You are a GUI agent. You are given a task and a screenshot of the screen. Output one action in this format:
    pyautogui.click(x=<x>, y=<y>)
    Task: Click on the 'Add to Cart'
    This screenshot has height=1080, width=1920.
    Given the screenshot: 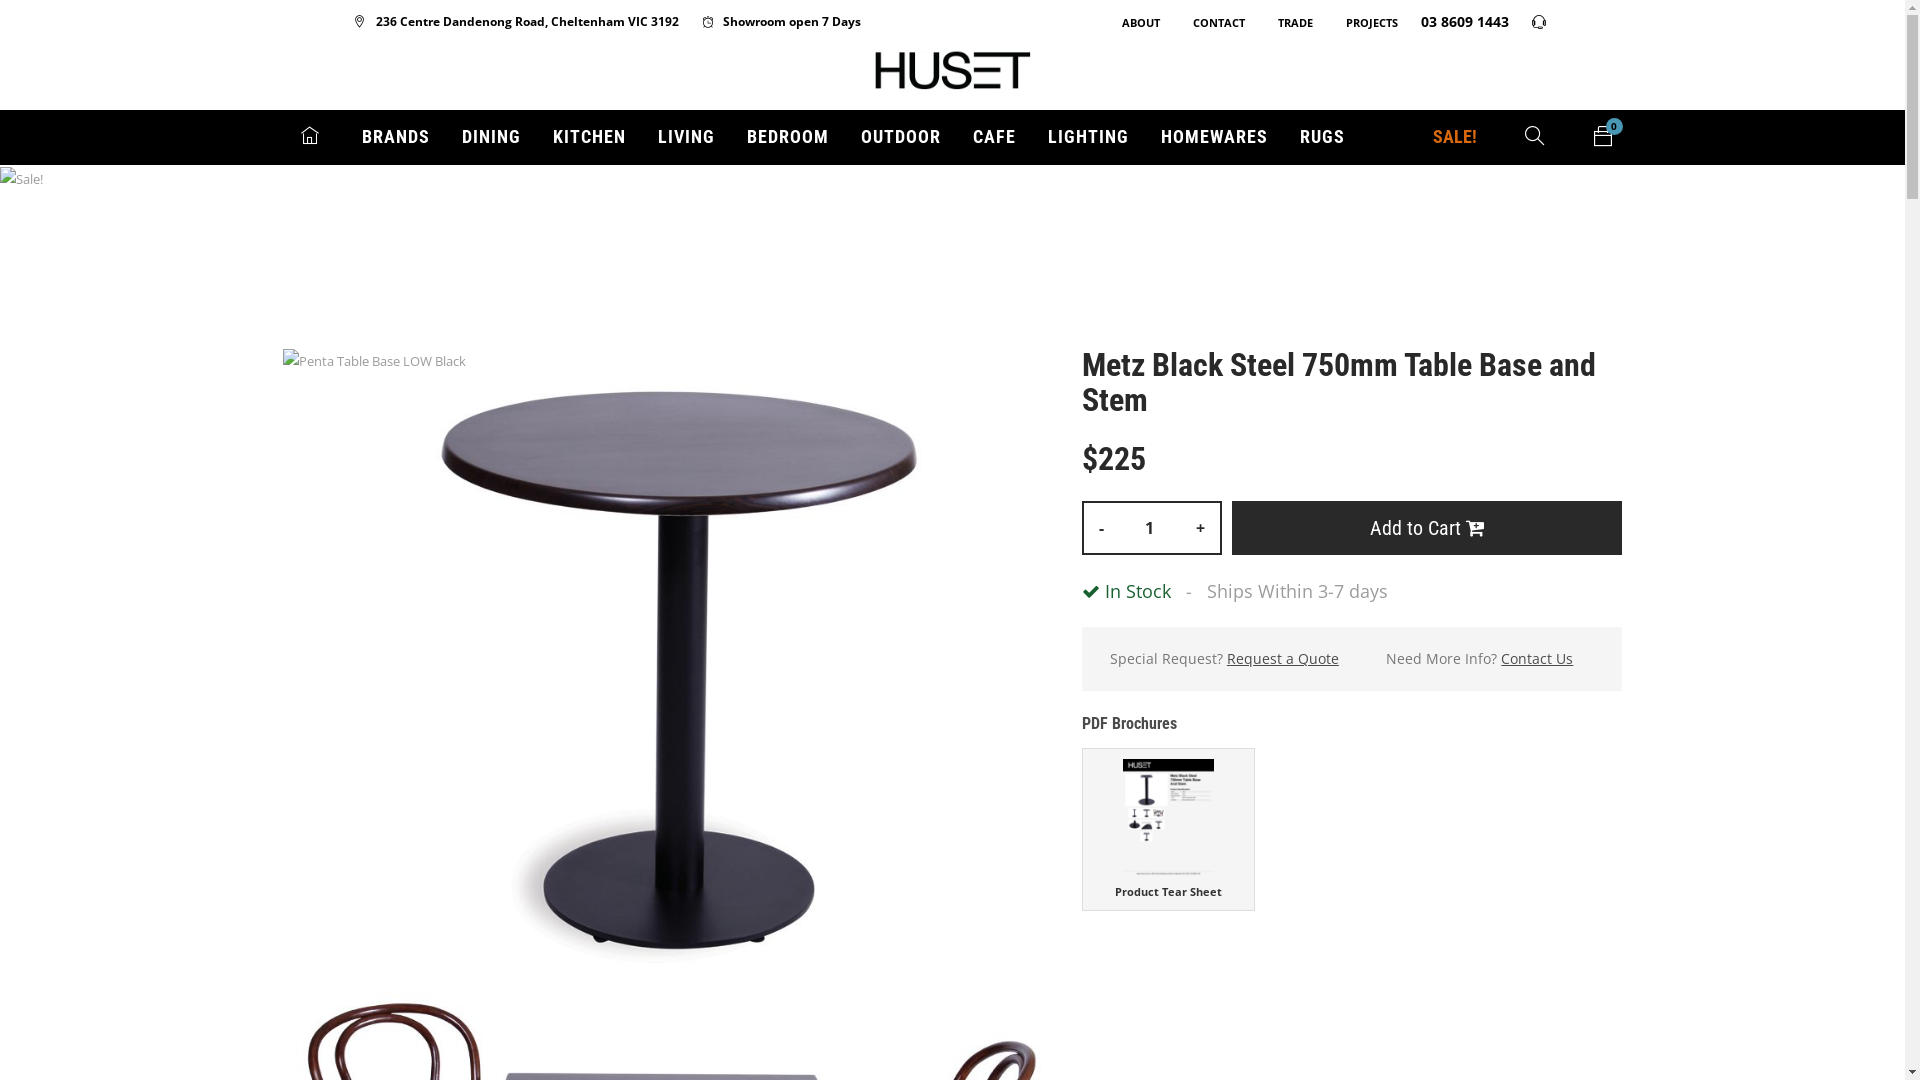 What is the action you would take?
    pyautogui.click(x=1426, y=527)
    